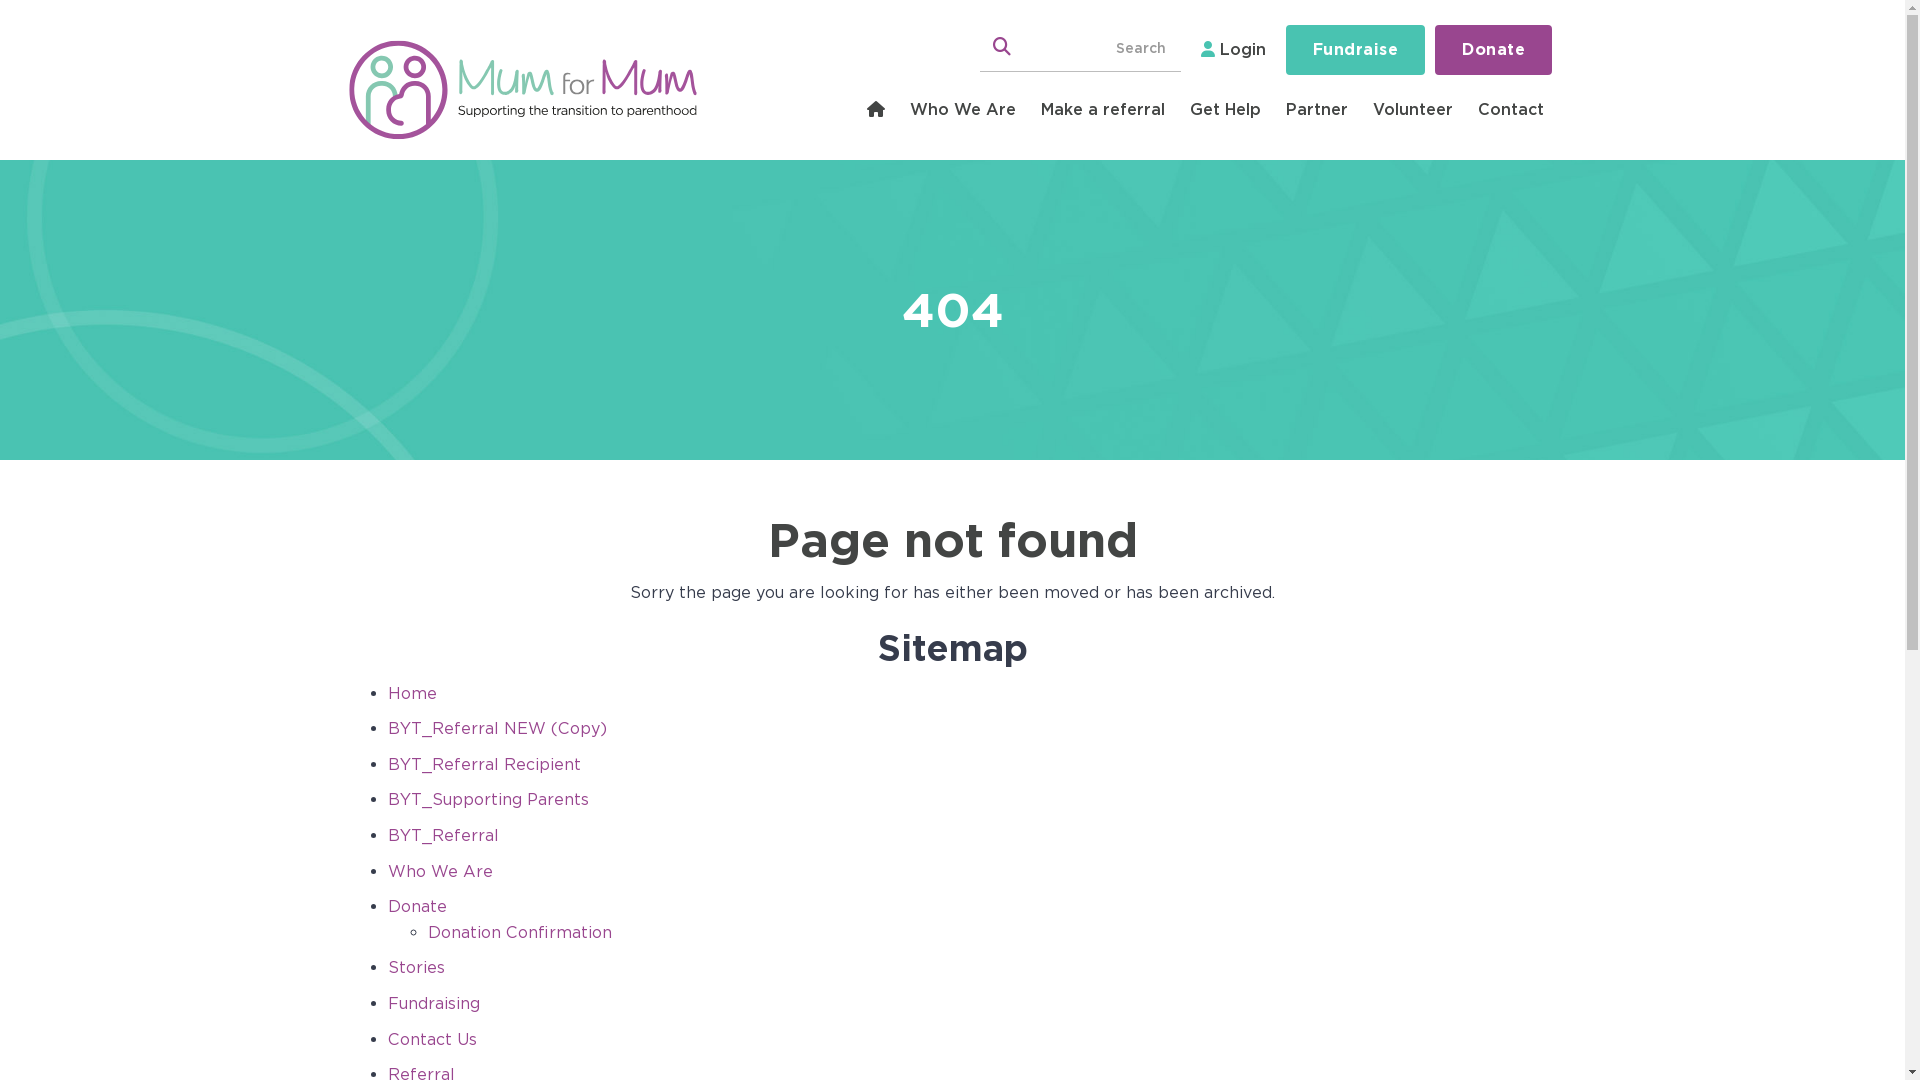  What do you see at coordinates (1356, 49) in the screenshot?
I see `'Fundraise'` at bounding box center [1356, 49].